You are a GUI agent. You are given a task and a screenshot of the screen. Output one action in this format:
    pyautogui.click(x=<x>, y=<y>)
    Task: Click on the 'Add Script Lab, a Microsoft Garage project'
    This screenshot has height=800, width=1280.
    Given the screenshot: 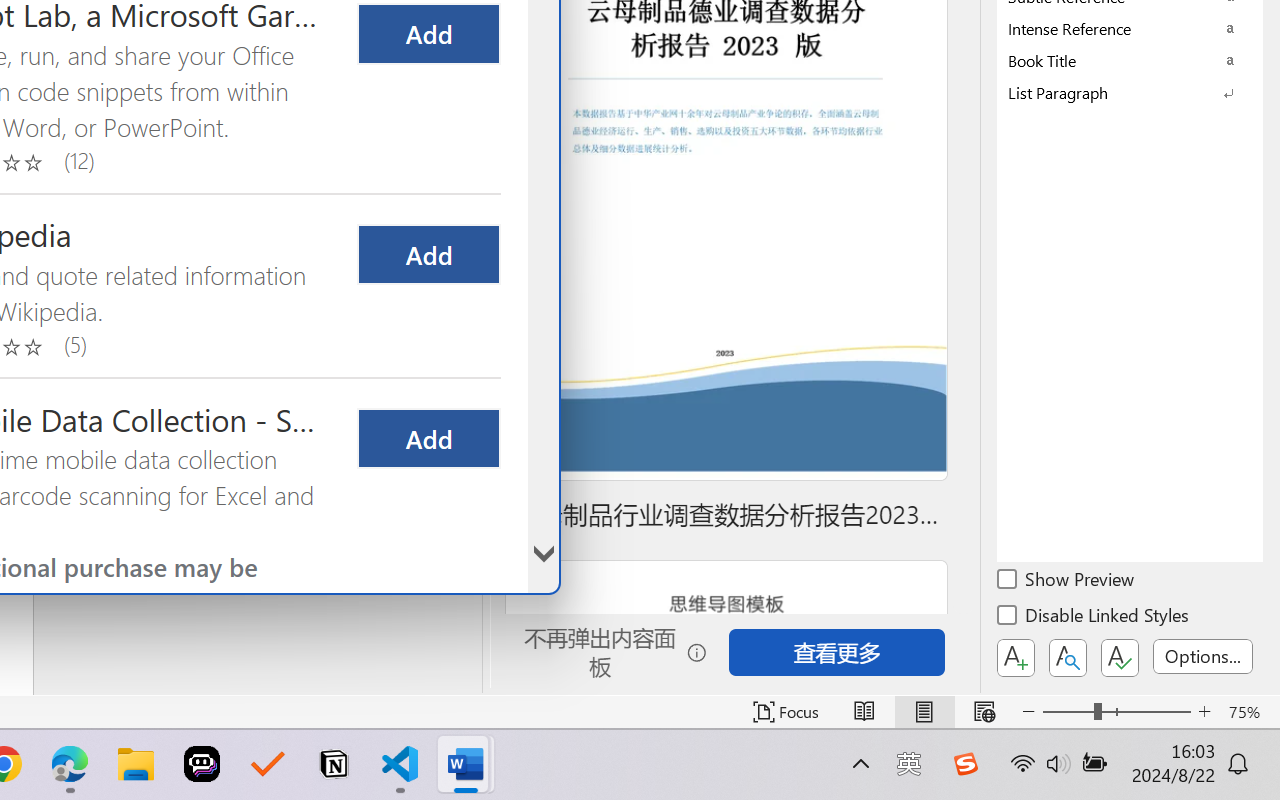 What is the action you would take?
    pyautogui.click(x=427, y=33)
    